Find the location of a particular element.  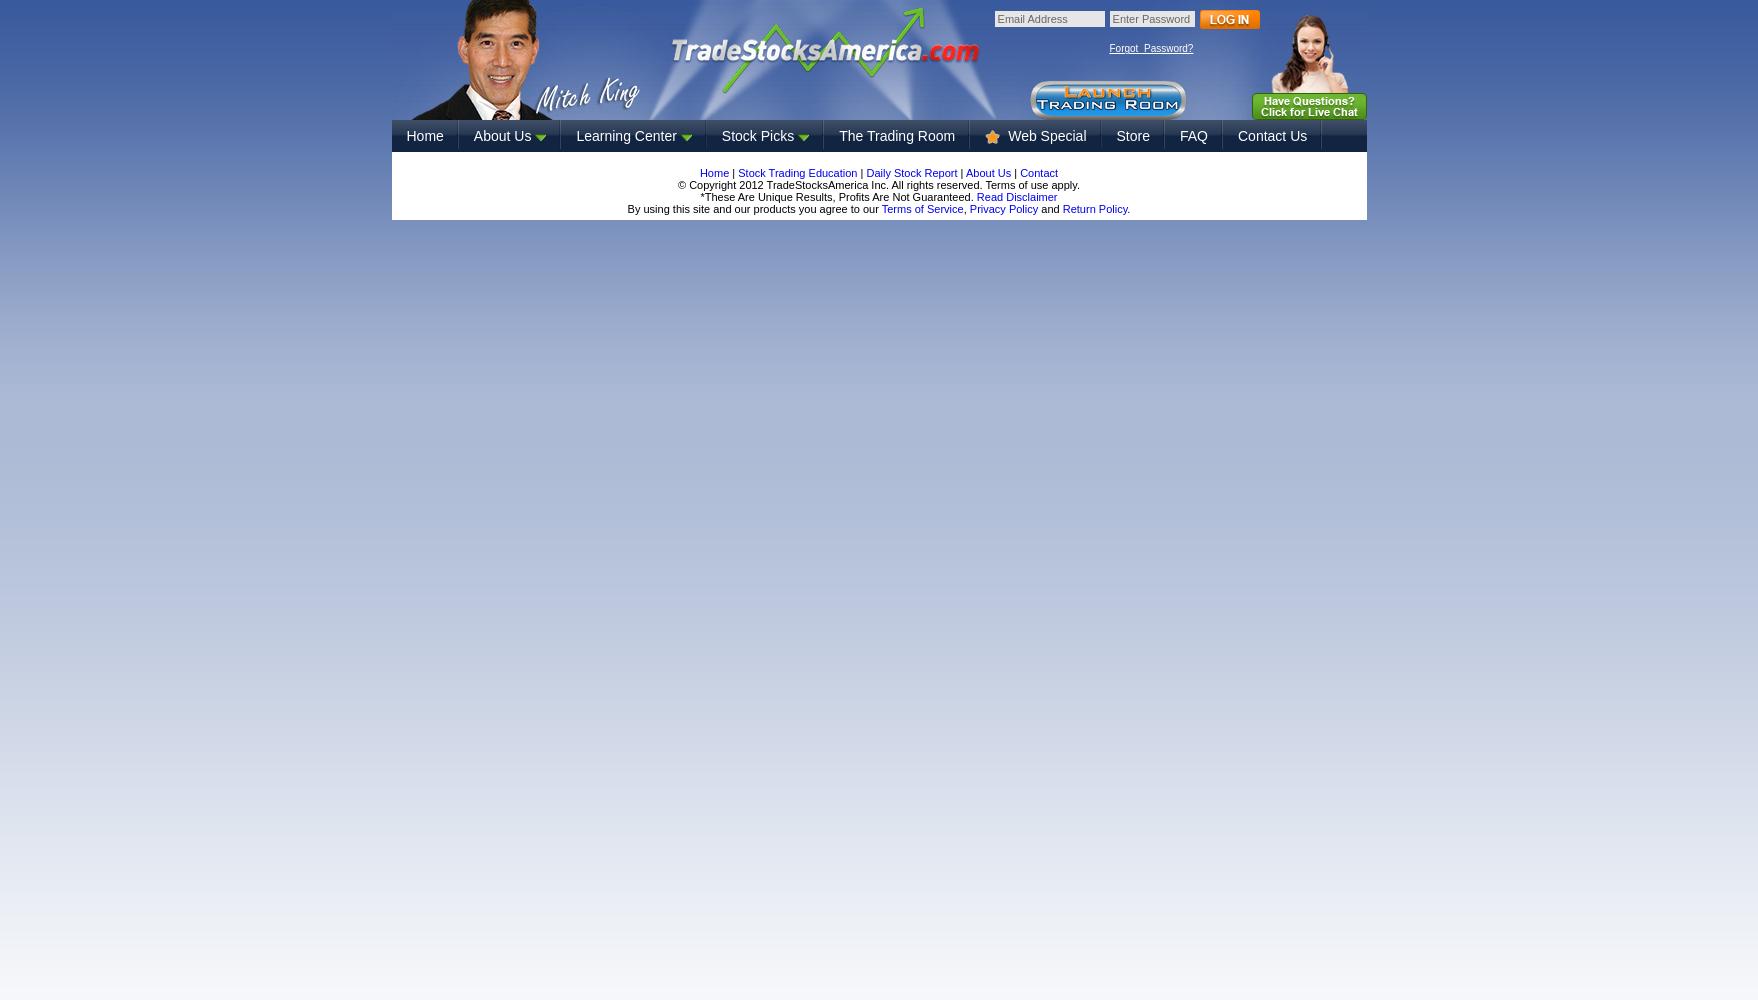

'Contact' is located at coordinates (1037, 173).